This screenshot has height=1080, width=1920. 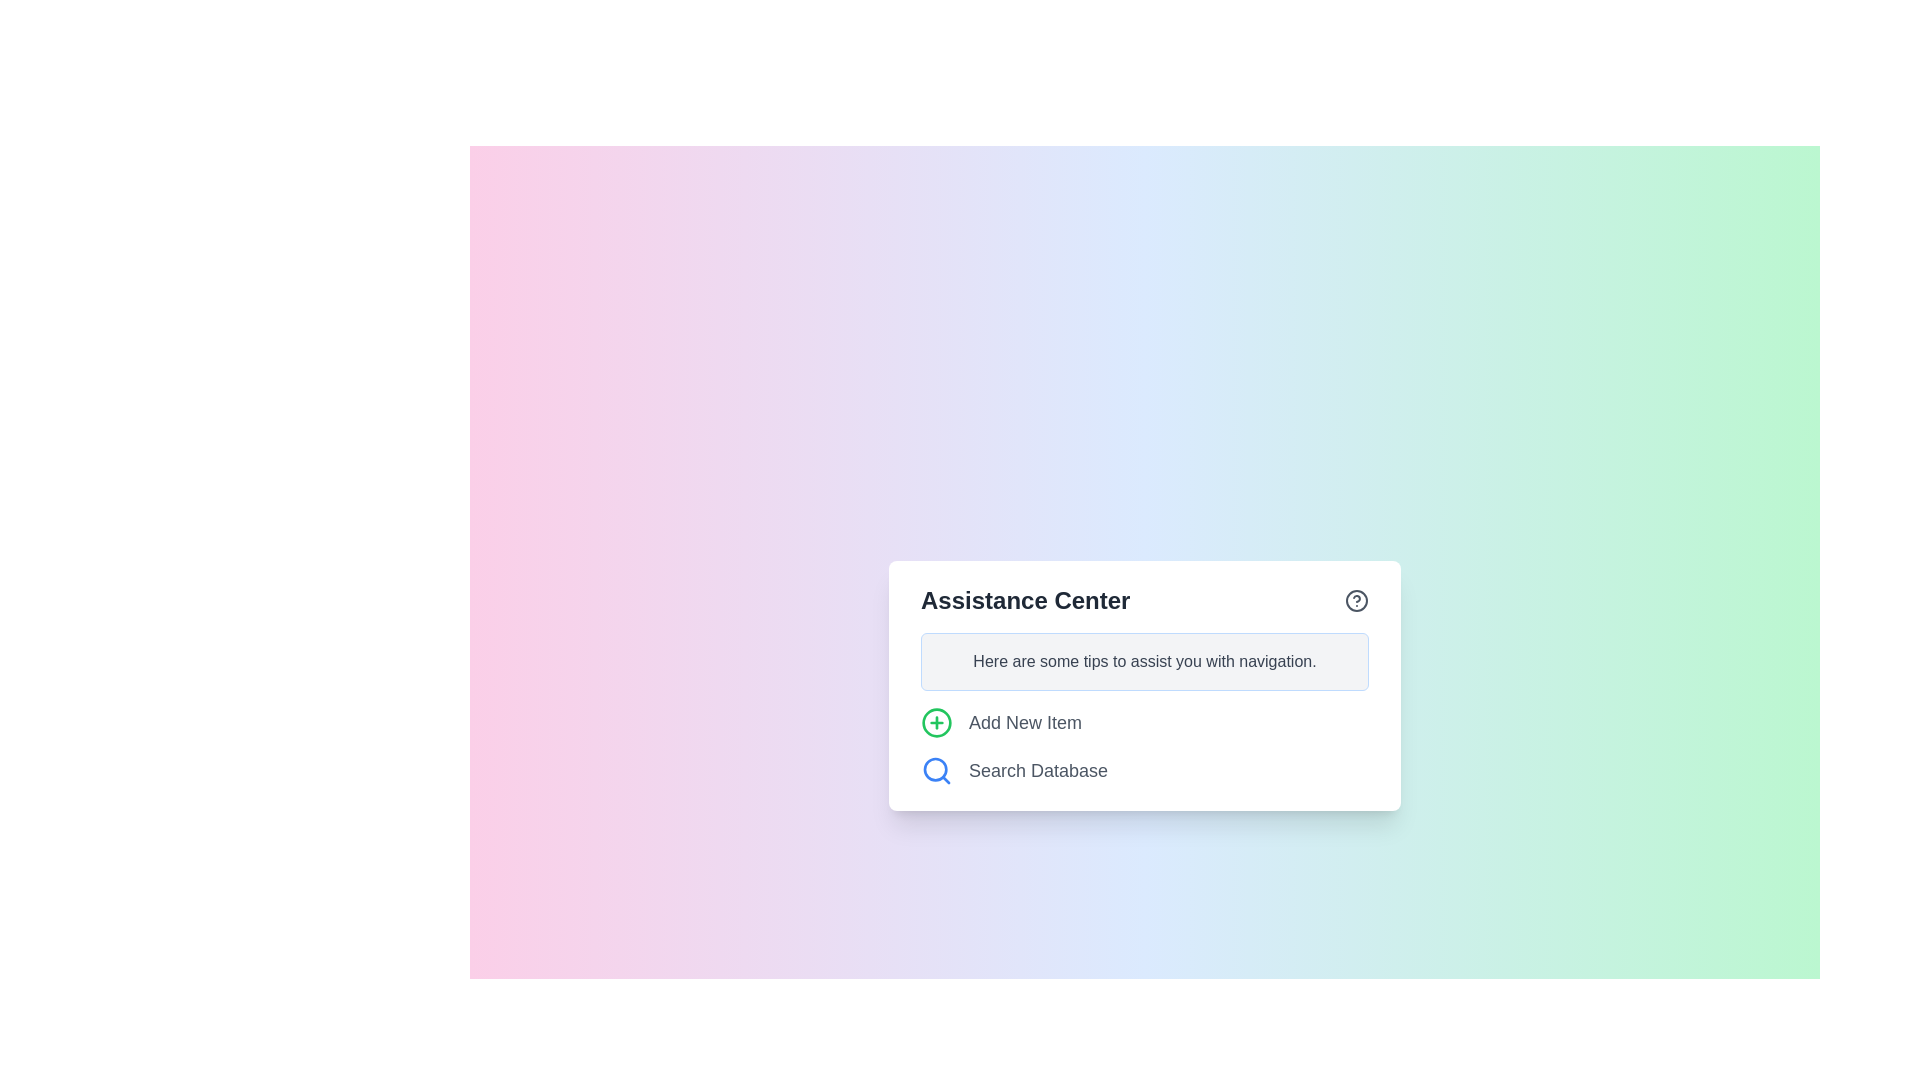 I want to click on the informational message box that contains the text 'Here are some tips to assist you with navigation.', so click(x=1145, y=662).